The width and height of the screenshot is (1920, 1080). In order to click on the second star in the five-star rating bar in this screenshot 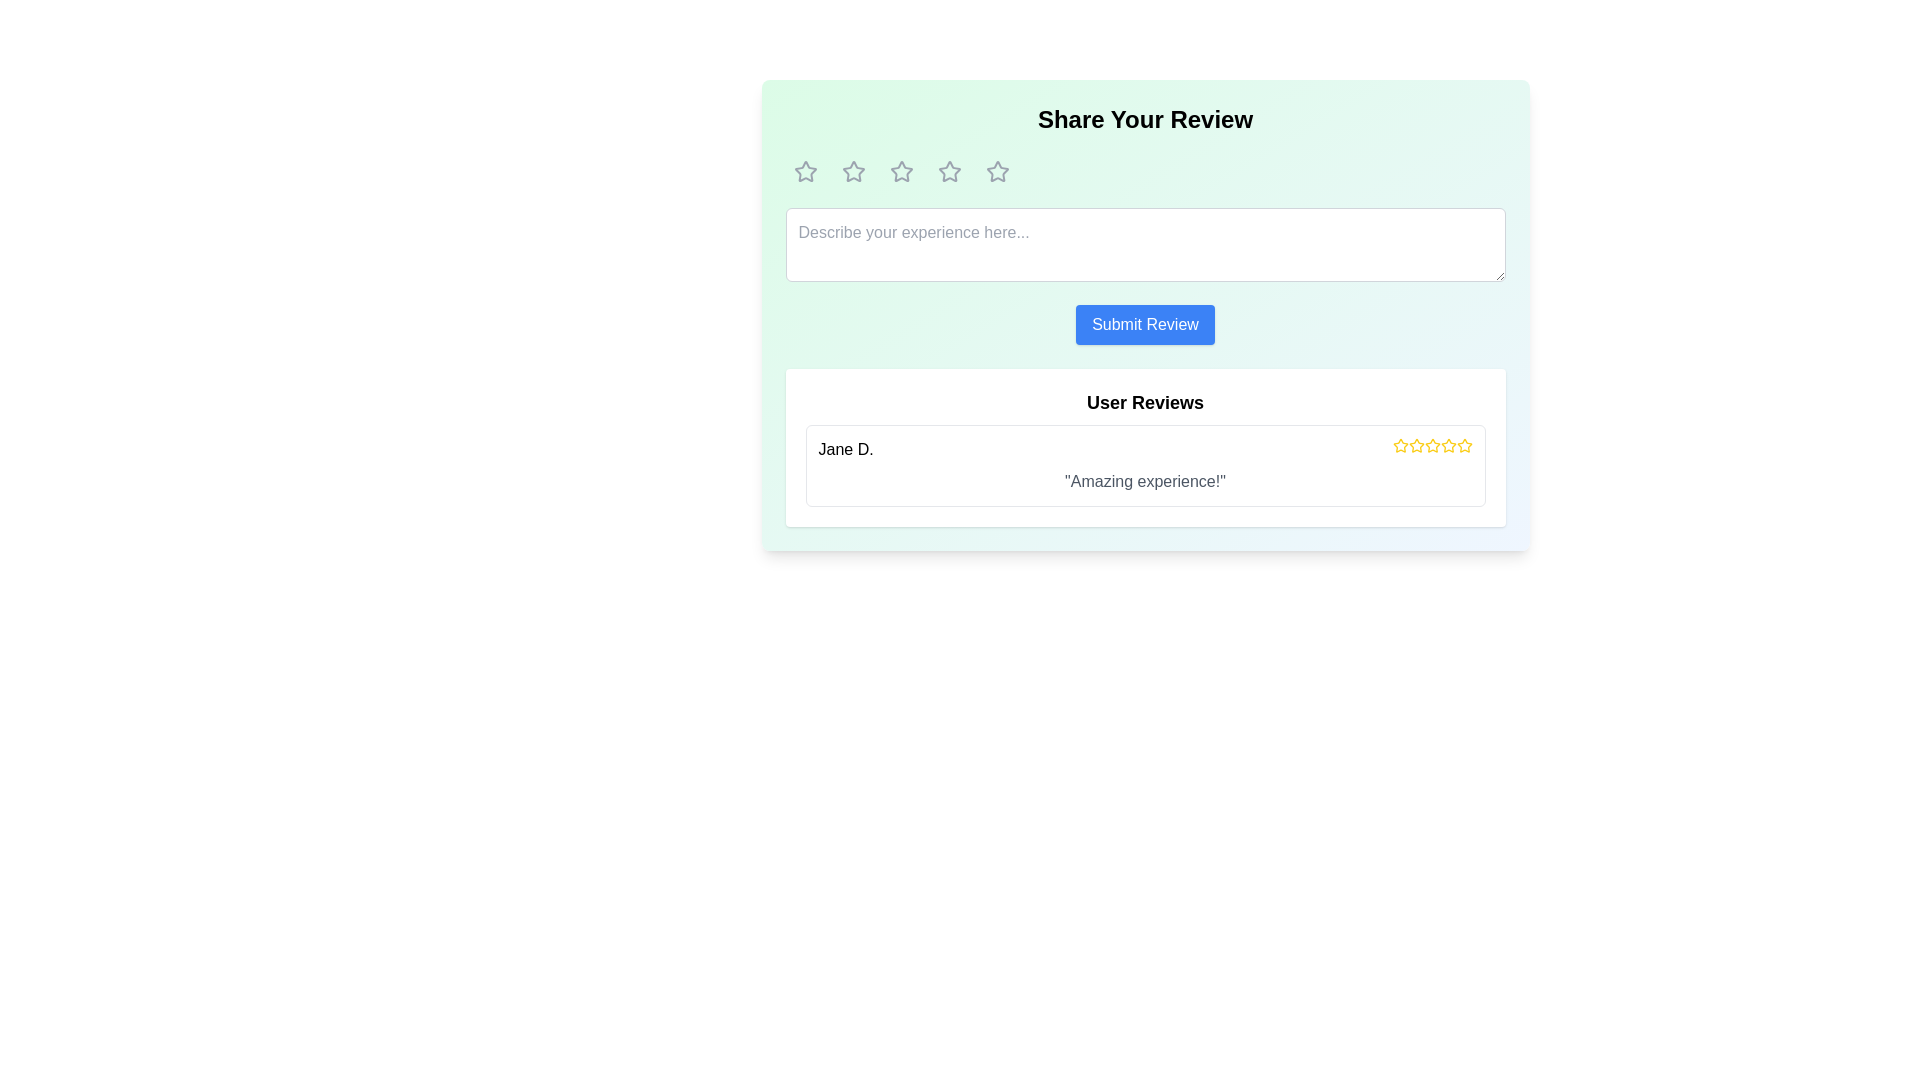, I will do `click(853, 171)`.